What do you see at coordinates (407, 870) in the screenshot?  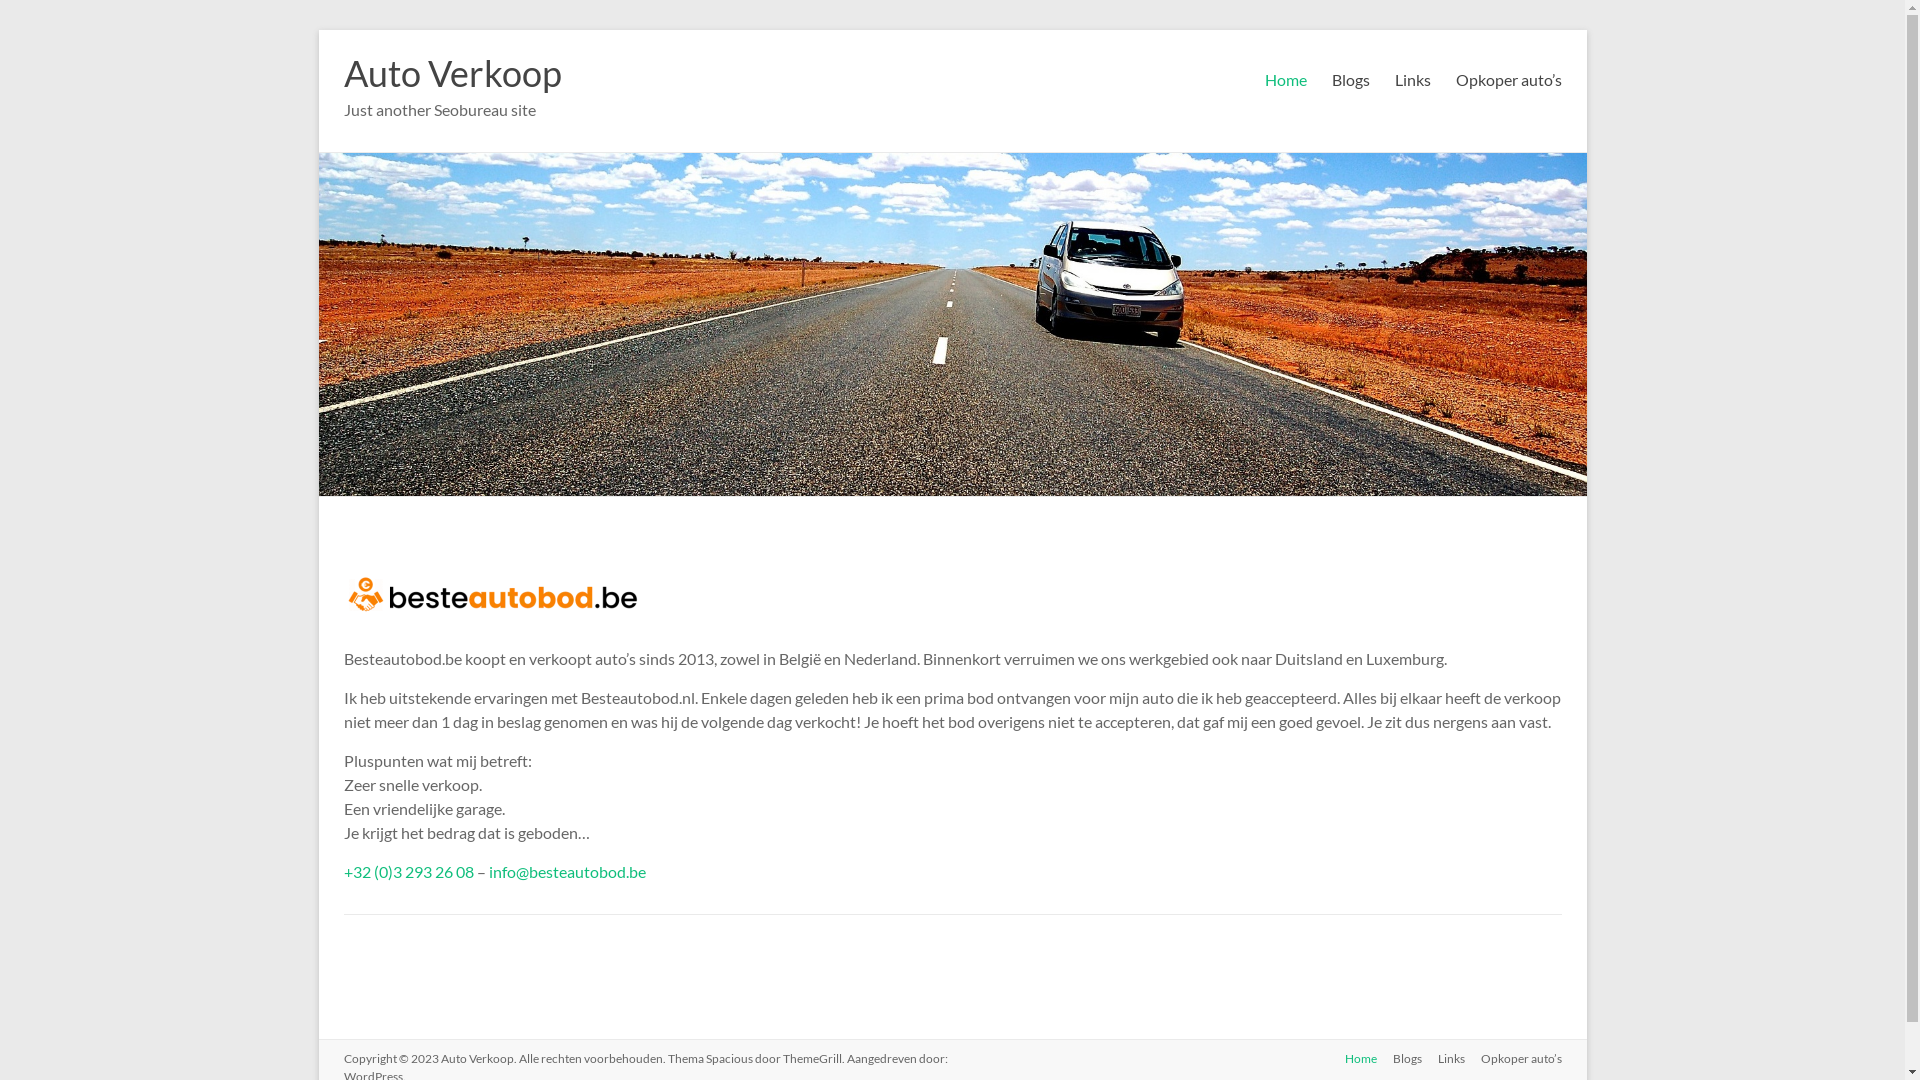 I see `'+32 (0)3 293 26 08'` at bounding box center [407, 870].